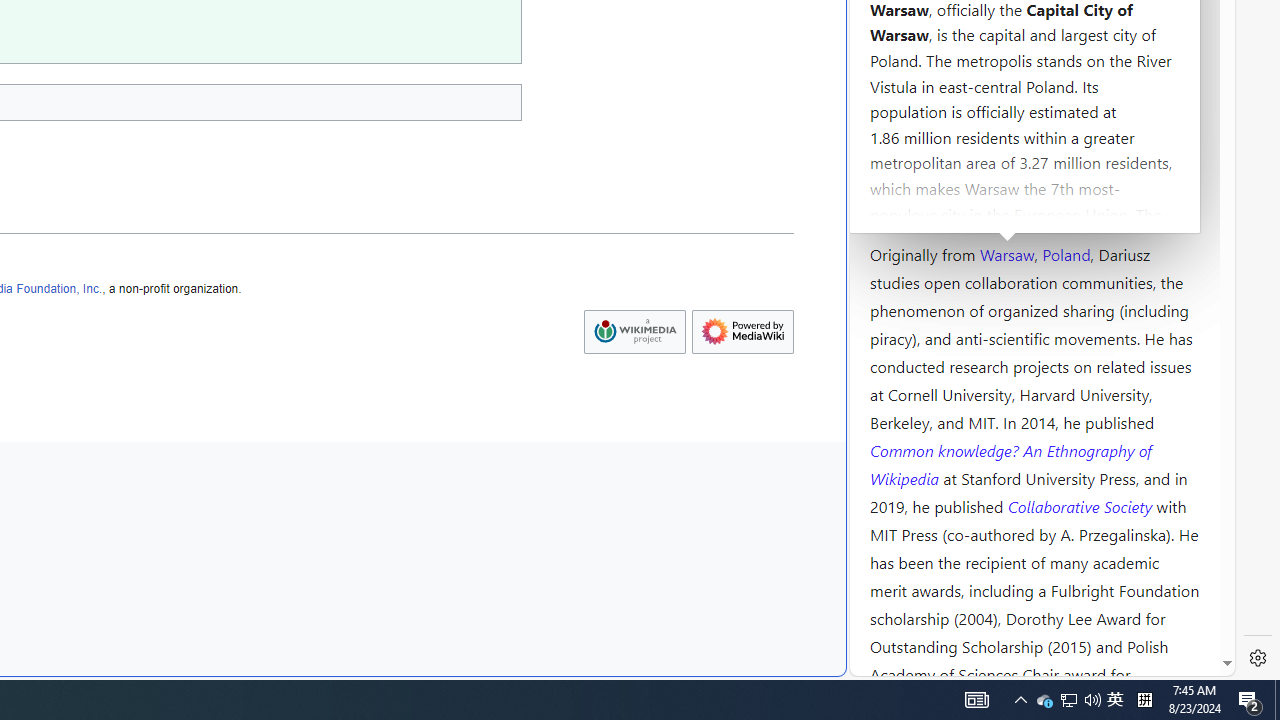 Image resolution: width=1280 pixels, height=720 pixels. Describe the element at coordinates (1065, 252) in the screenshot. I see `'Poland'` at that location.